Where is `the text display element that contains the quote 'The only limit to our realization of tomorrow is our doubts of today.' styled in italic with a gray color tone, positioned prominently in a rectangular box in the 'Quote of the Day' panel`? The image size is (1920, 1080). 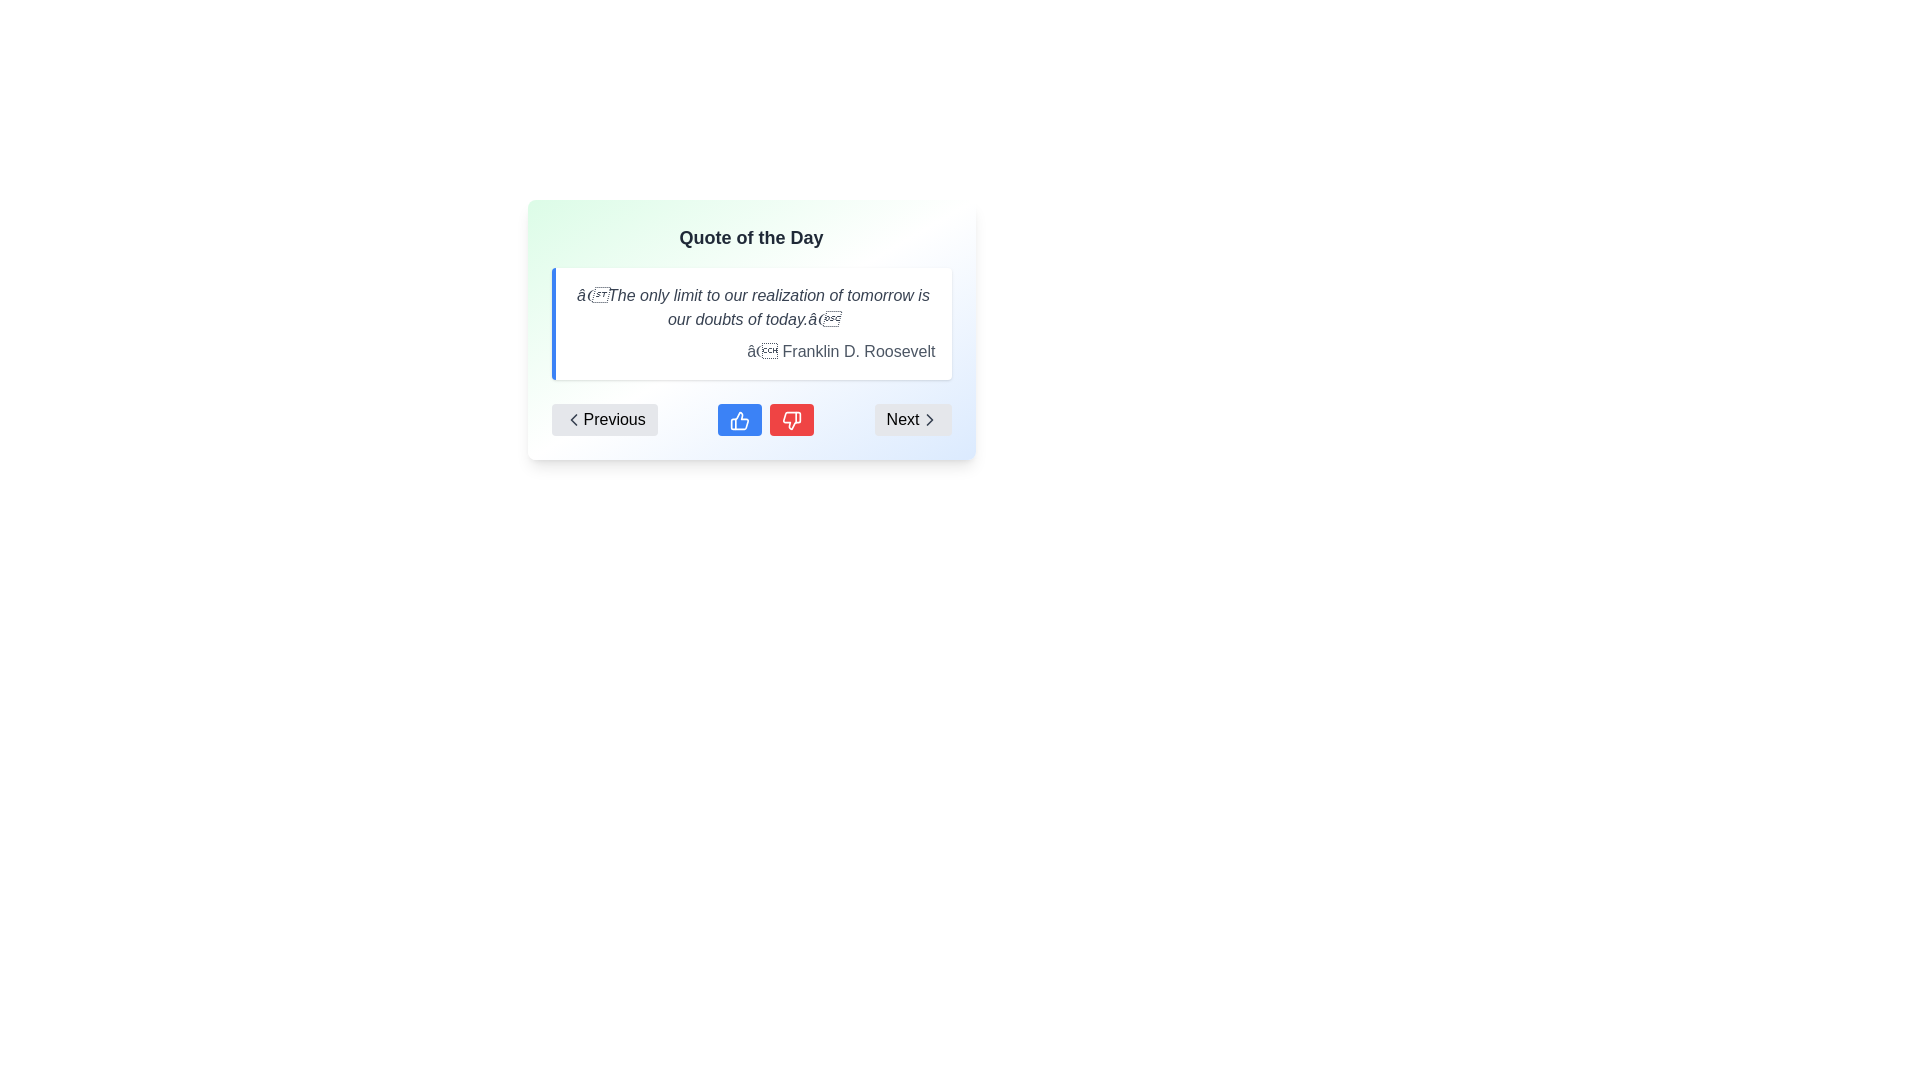
the text display element that contains the quote 'The only limit to our realization of tomorrow is our doubts of today.' styled in italic with a gray color tone, positioned prominently in a rectangular box in the 'Quote of the Day' panel is located at coordinates (752, 308).